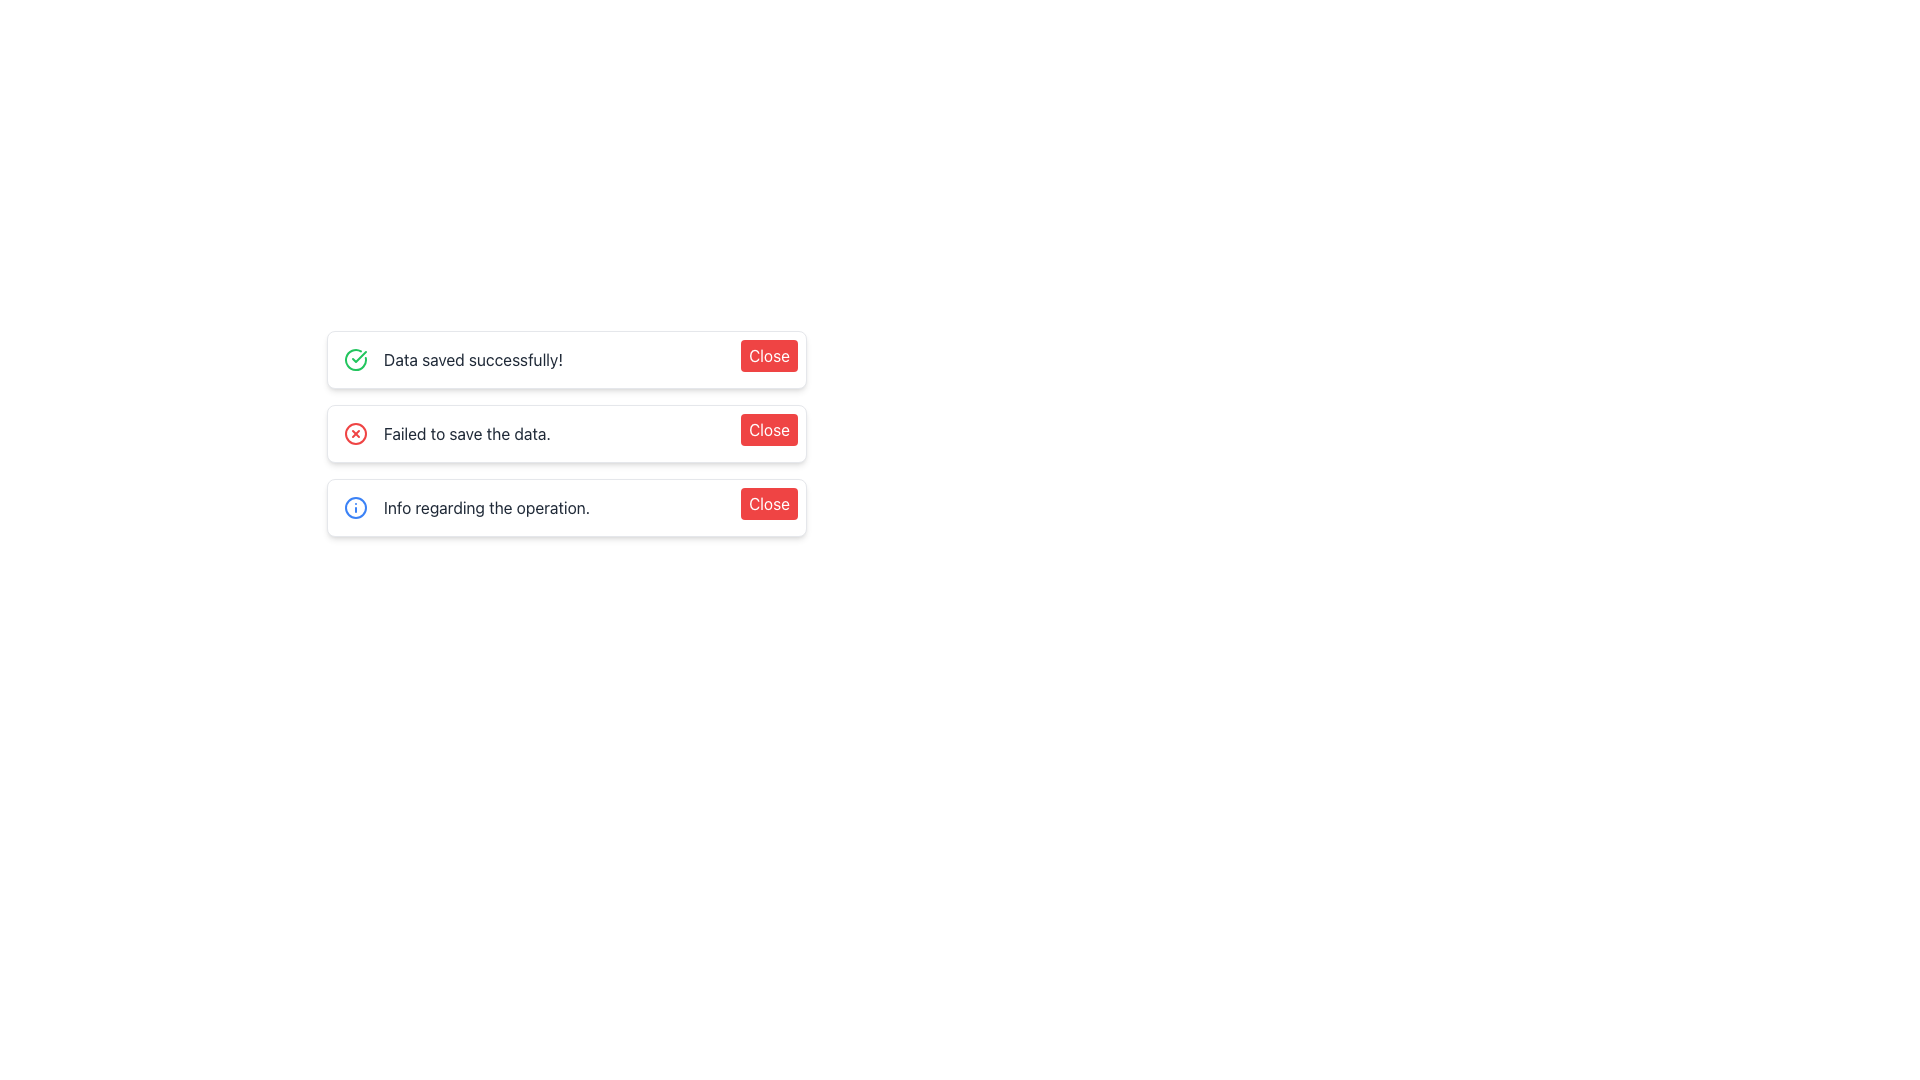 Image resolution: width=1920 pixels, height=1080 pixels. I want to click on the informational message icon located within the third notification card, positioned to the left of the message text 'Info regarding the operation.', so click(355, 507).